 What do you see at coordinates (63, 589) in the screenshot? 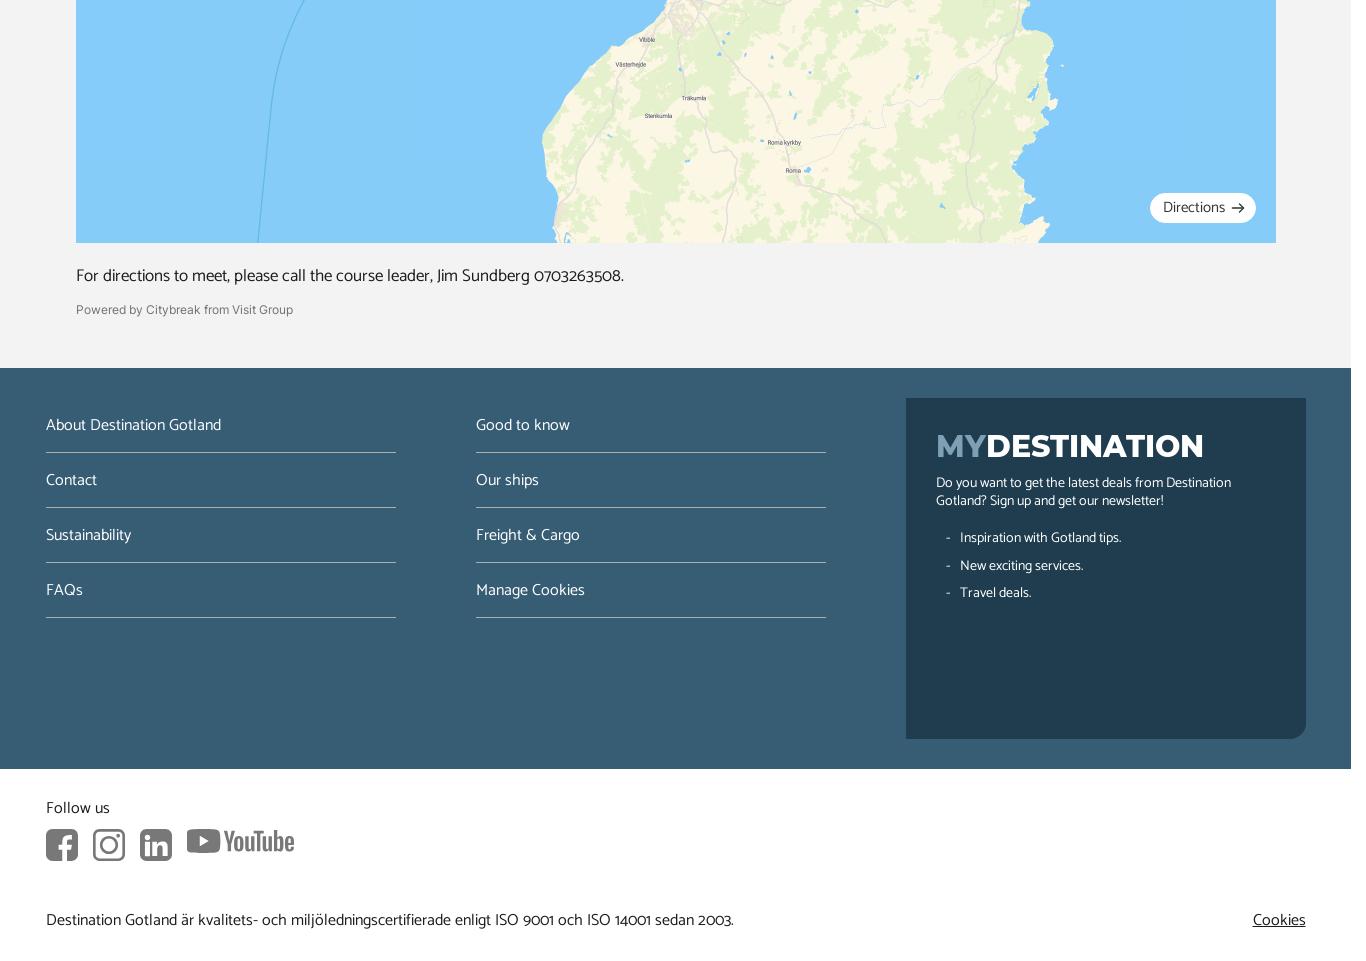
I see `'FAQs'` at bounding box center [63, 589].